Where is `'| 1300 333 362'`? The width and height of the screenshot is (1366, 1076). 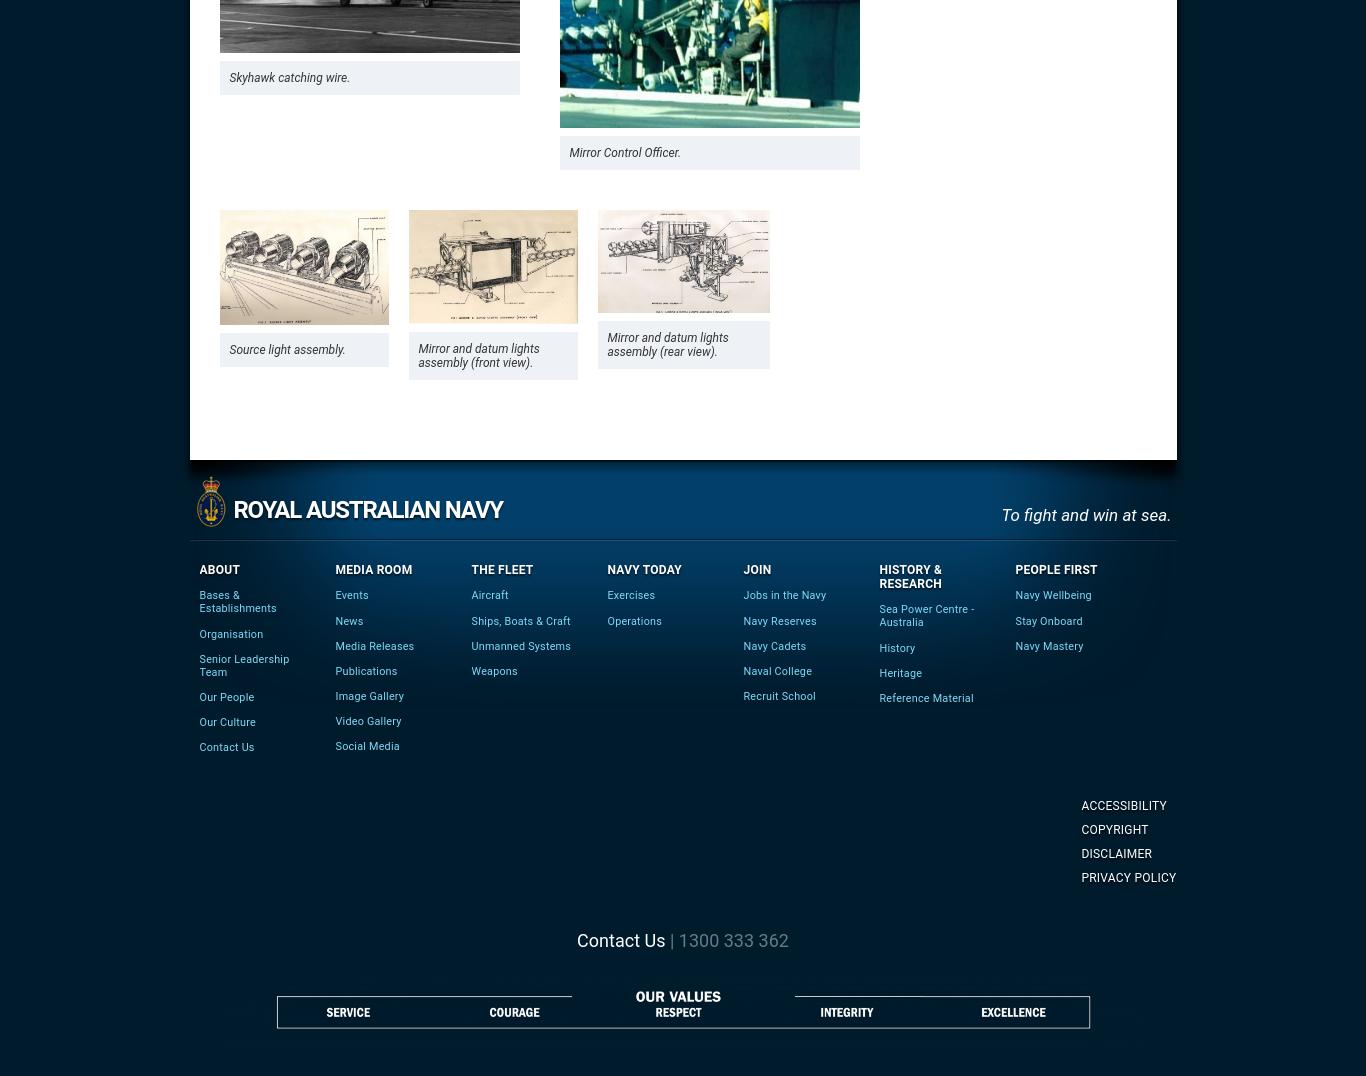 '| 1300 333 362' is located at coordinates (663, 939).